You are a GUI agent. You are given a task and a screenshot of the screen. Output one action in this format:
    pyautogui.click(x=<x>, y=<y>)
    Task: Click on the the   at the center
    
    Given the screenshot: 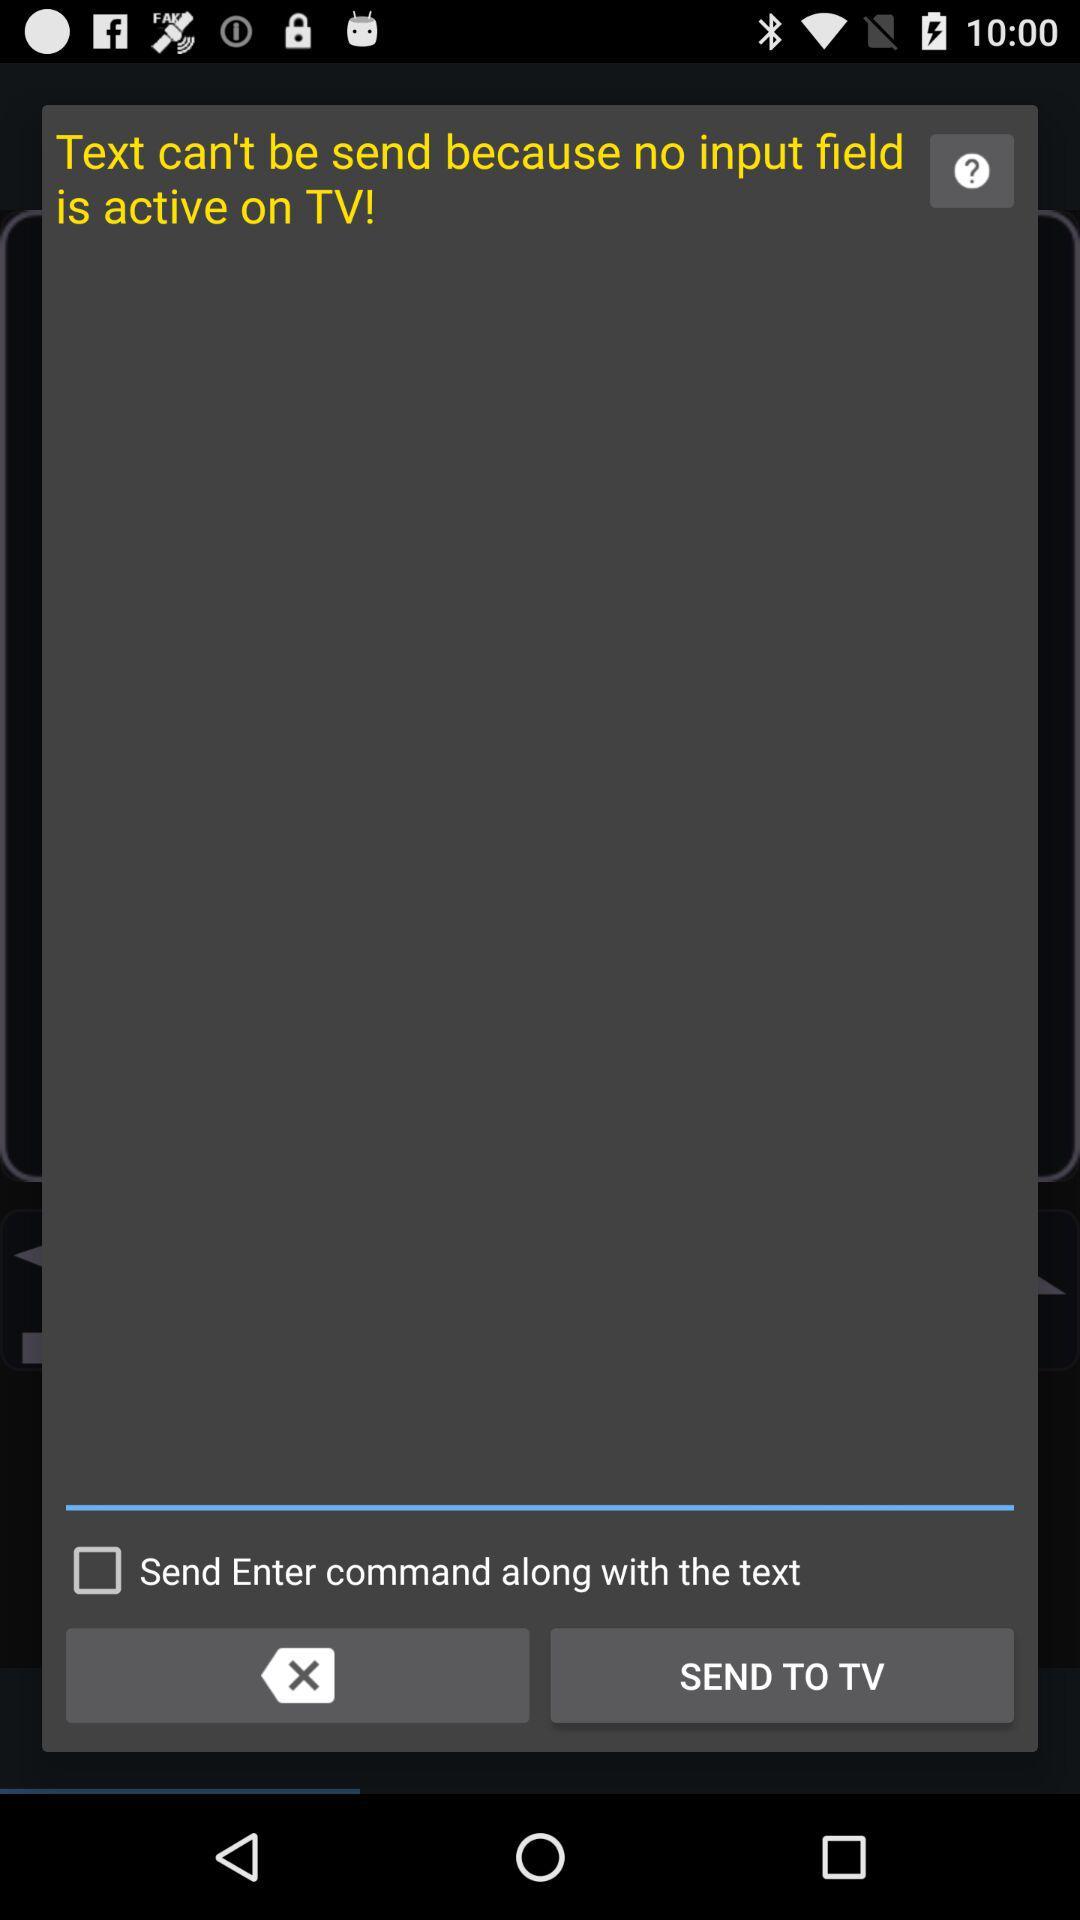 What is the action you would take?
    pyautogui.click(x=540, y=881)
    